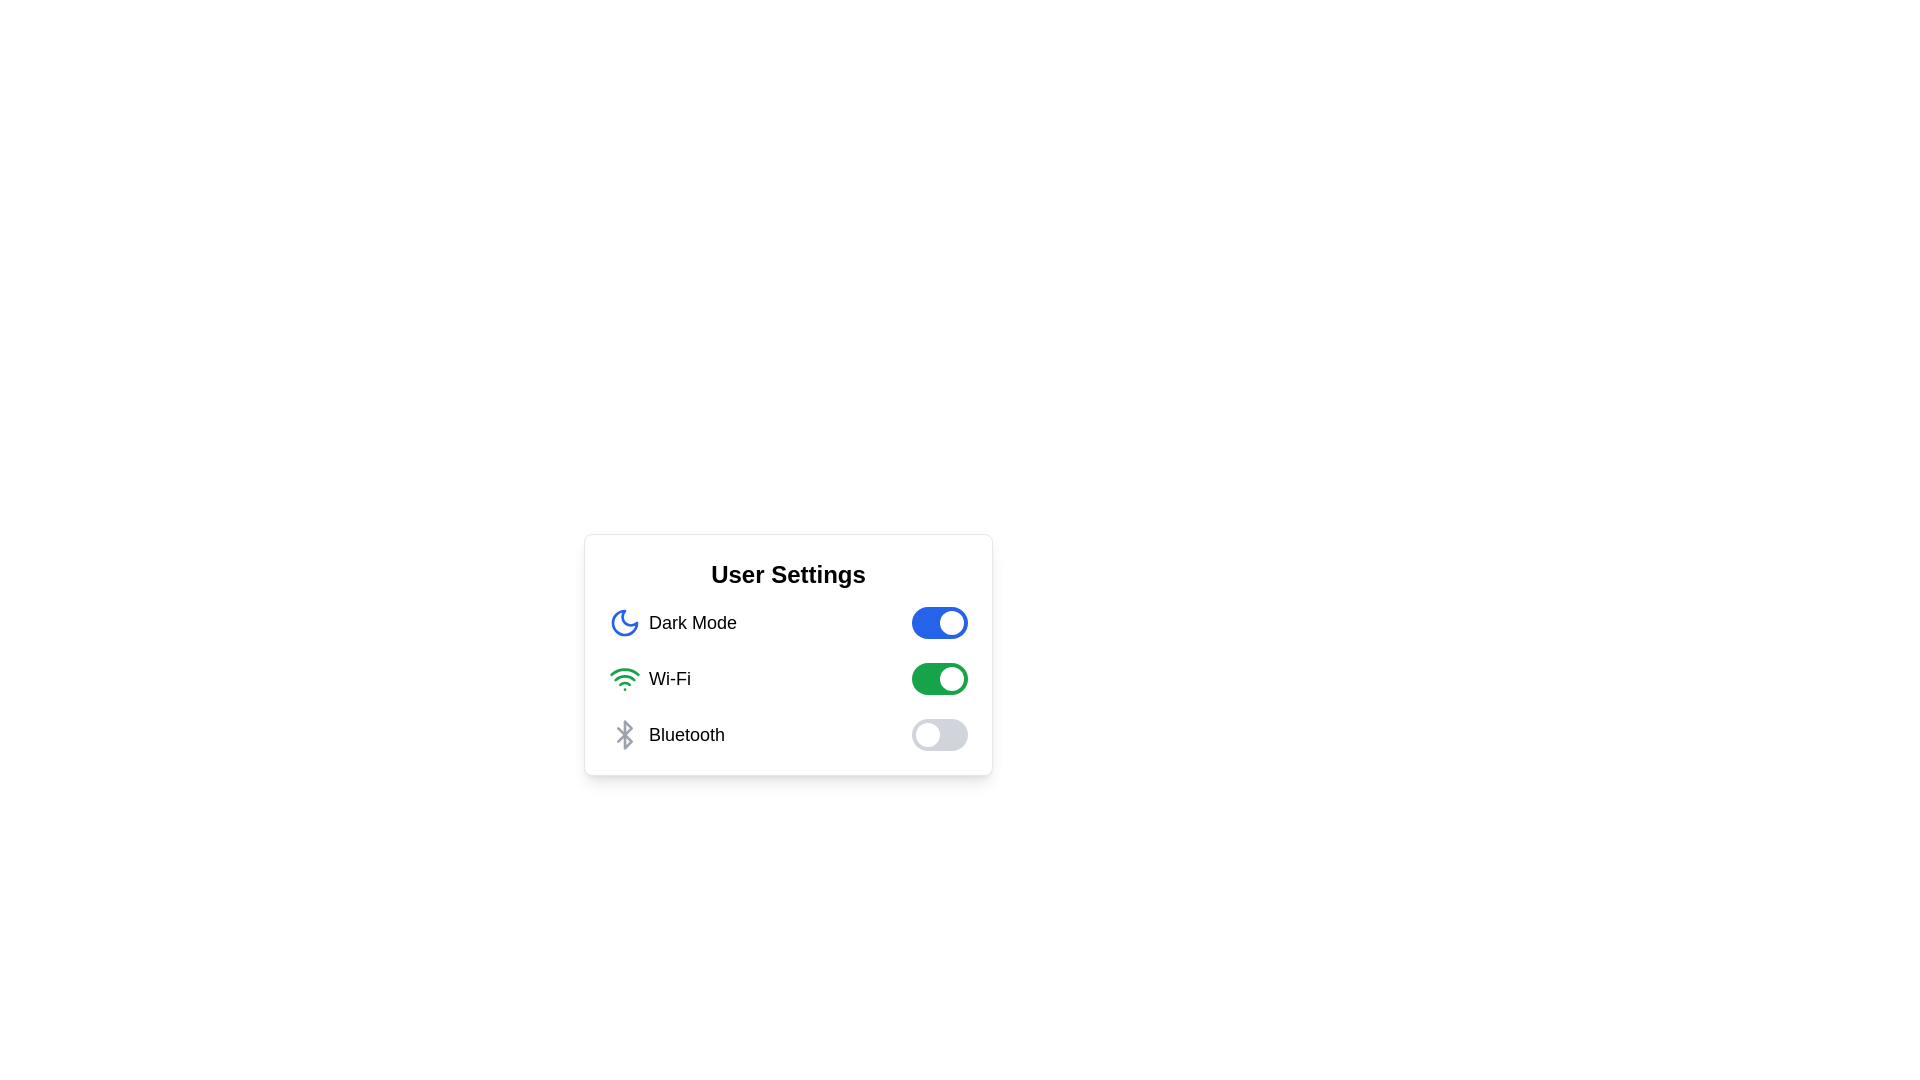 The width and height of the screenshot is (1920, 1080). What do you see at coordinates (623, 622) in the screenshot?
I see `the moon-shaped blue icon located to the left of the 'Dark Mode' label within the User Settings menu` at bounding box center [623, 622].